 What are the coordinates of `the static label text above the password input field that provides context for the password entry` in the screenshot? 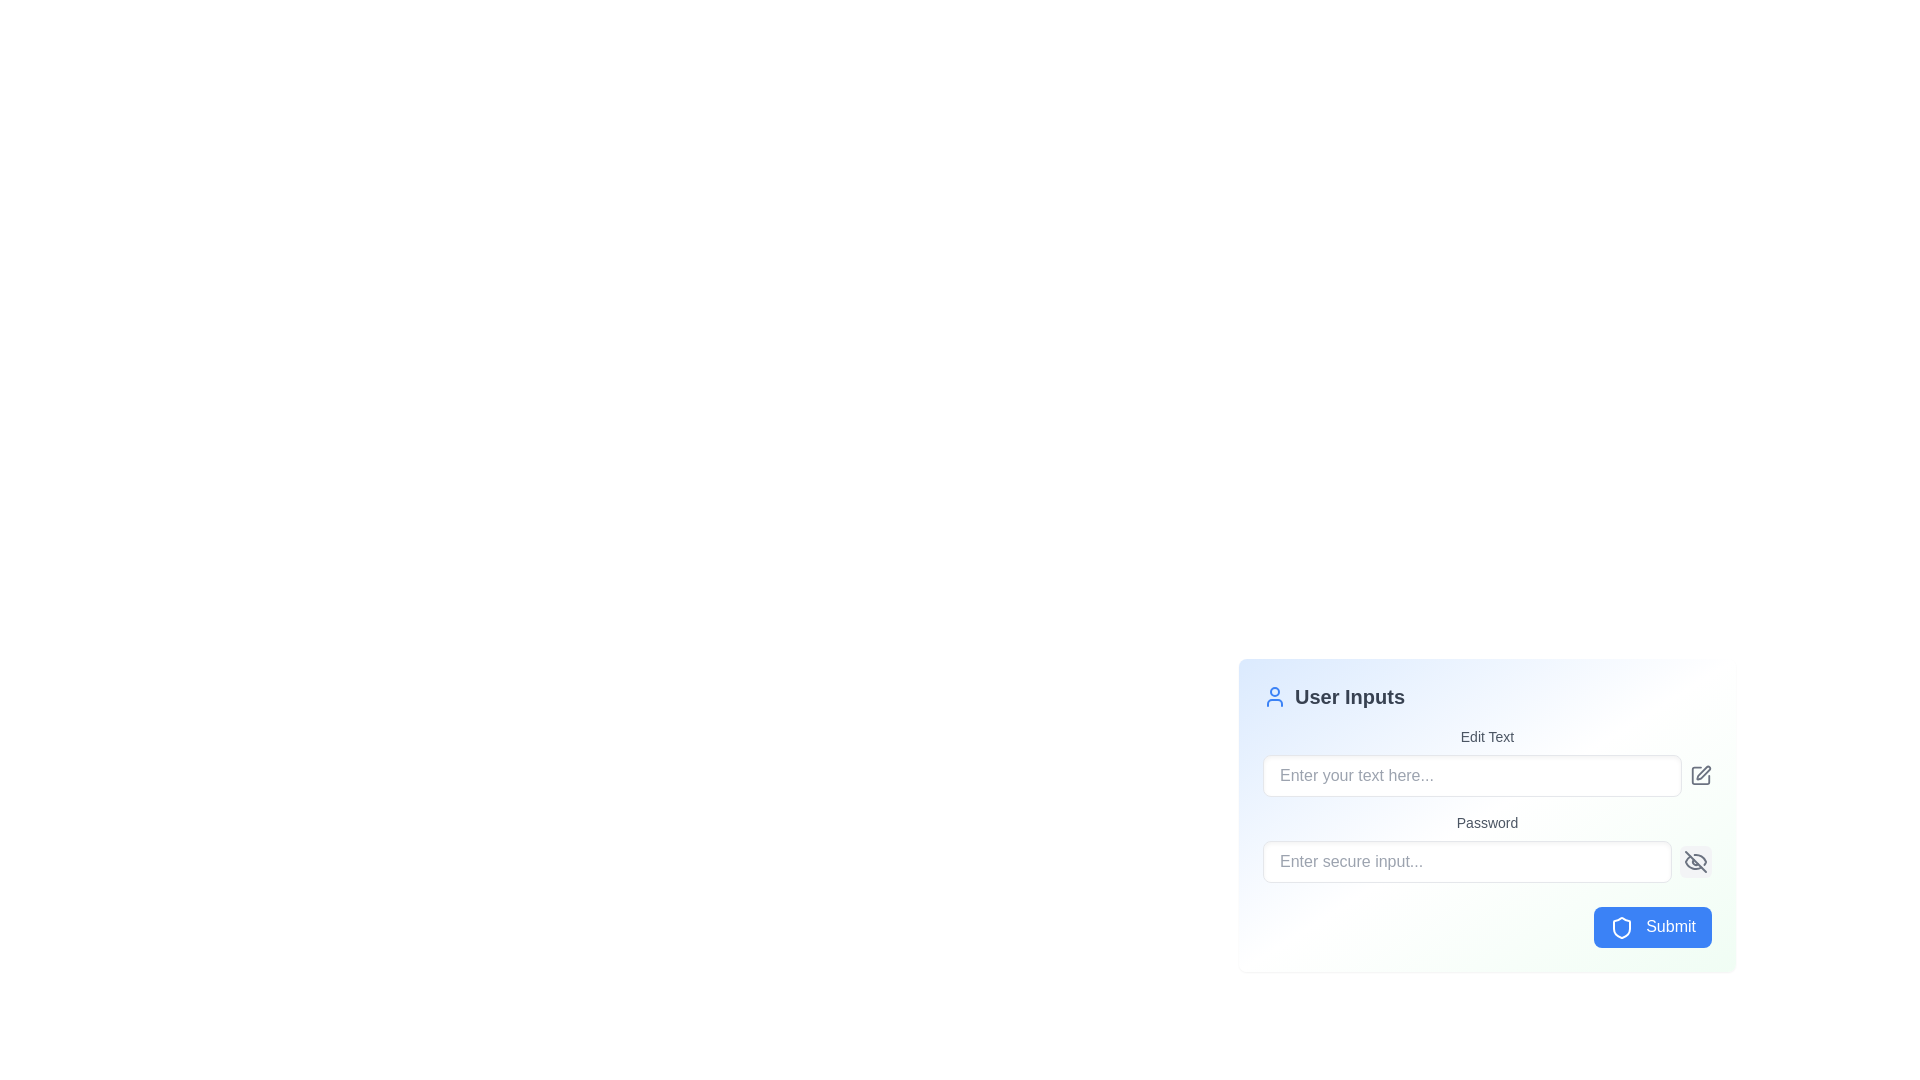 It's located at (1487, 822).